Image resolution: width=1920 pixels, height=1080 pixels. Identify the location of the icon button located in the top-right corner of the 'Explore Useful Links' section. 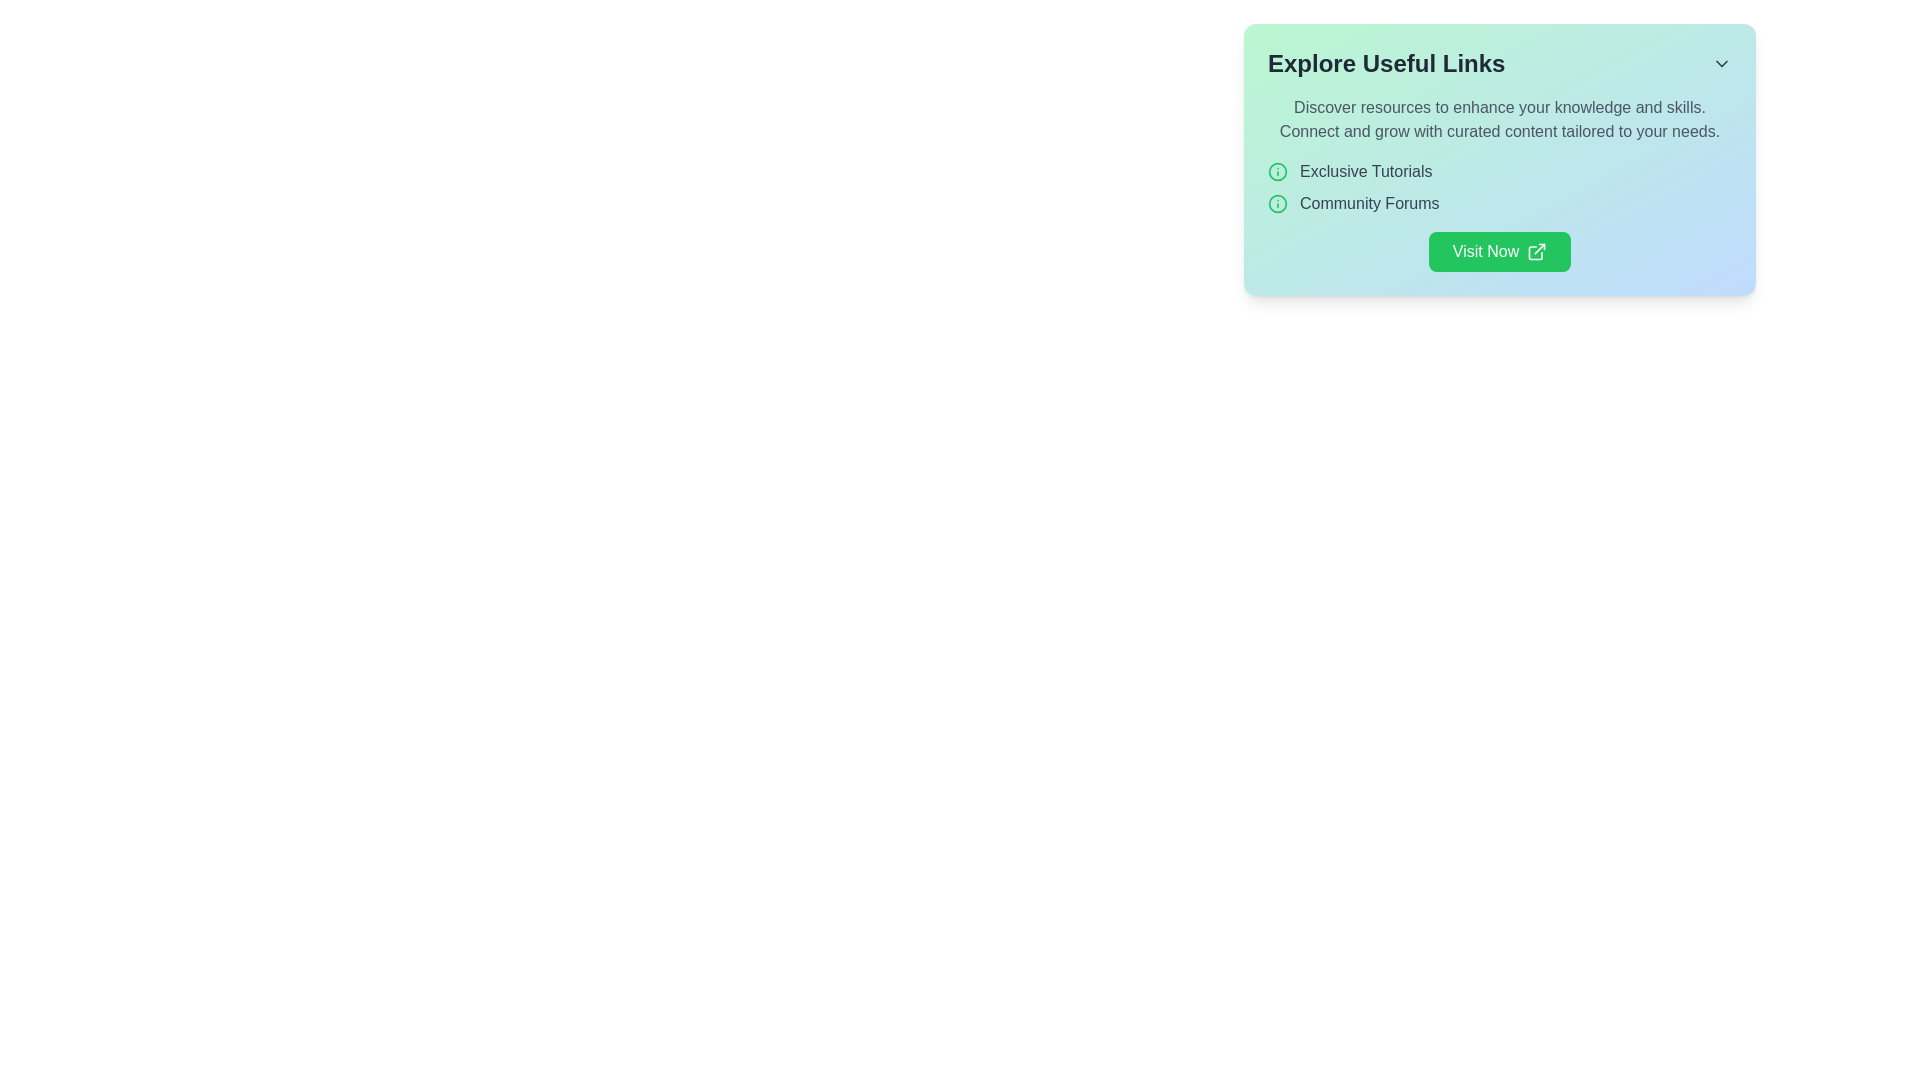
(1721, 63).